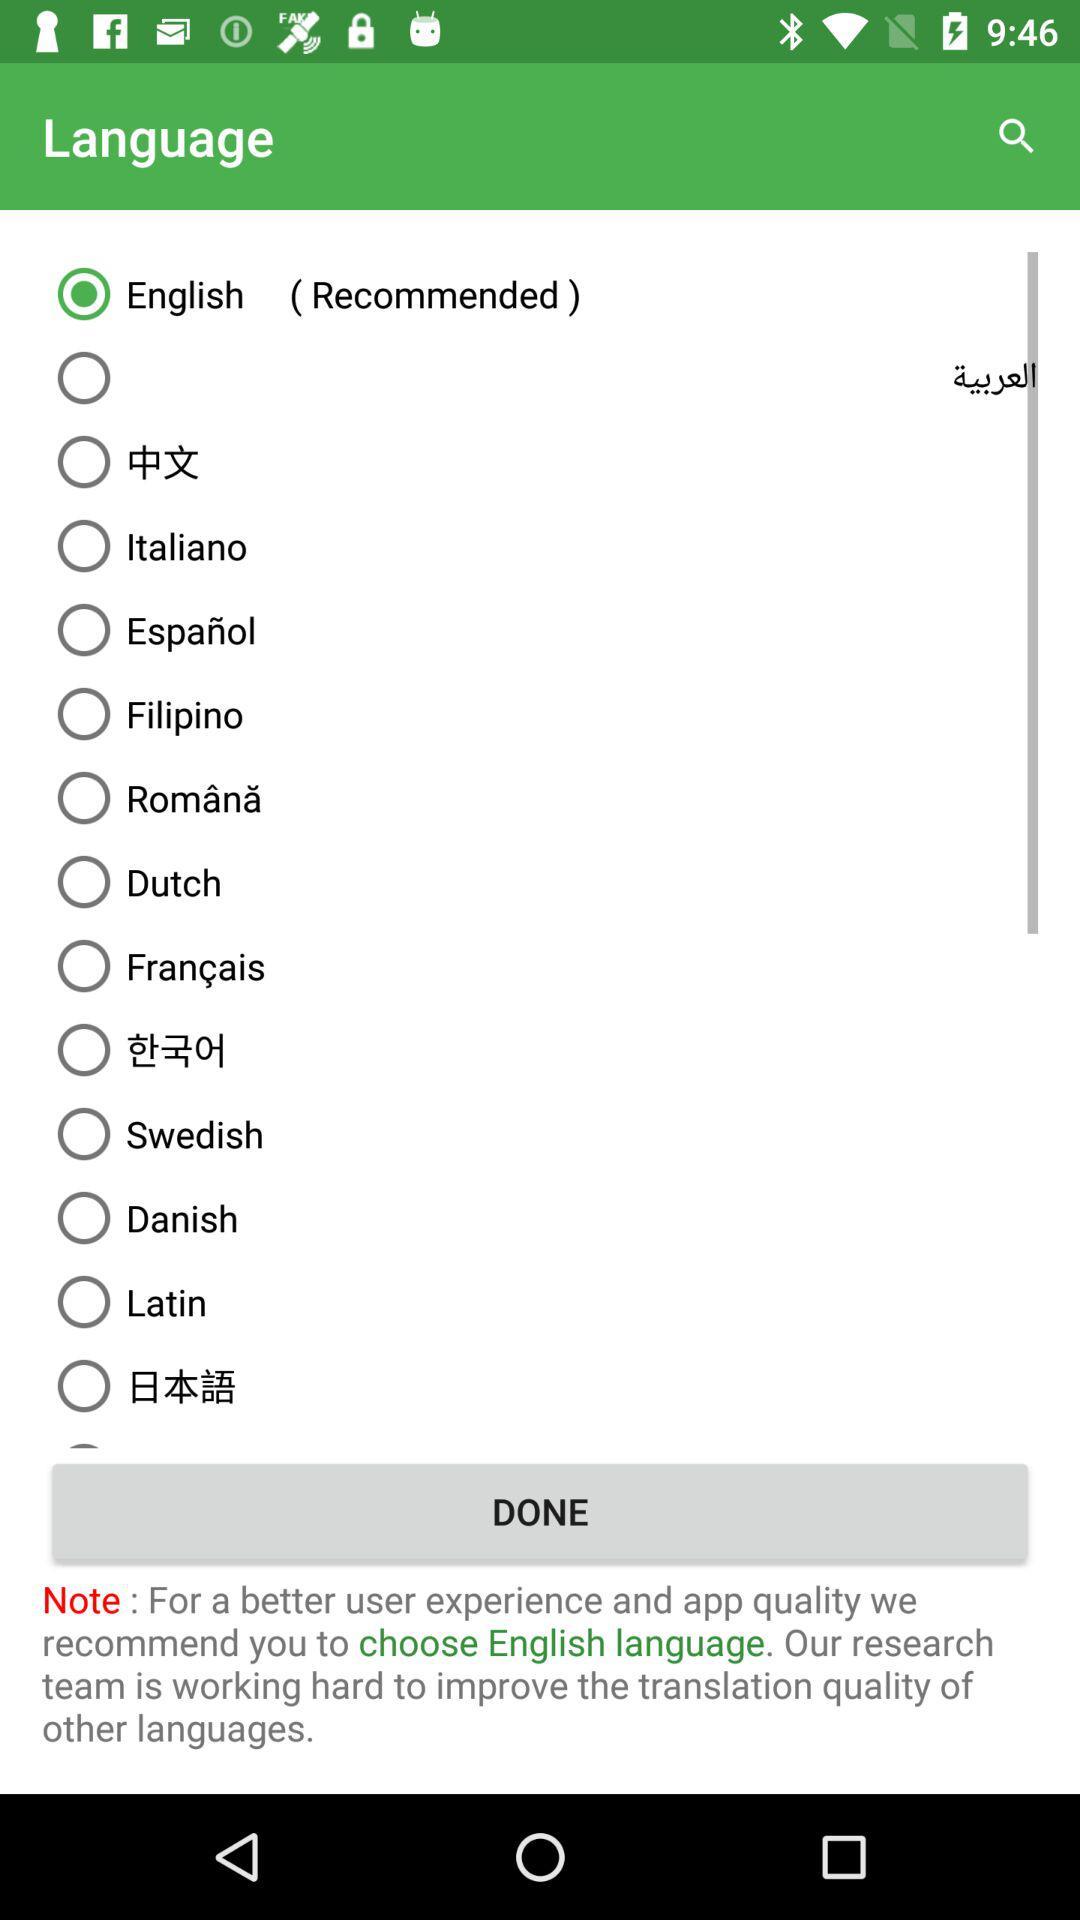 This screenshot has height=1920, width=1080. Describe the element at coordinates (540, 796) in the screenshot. I see `the item above dutch item` at that location.